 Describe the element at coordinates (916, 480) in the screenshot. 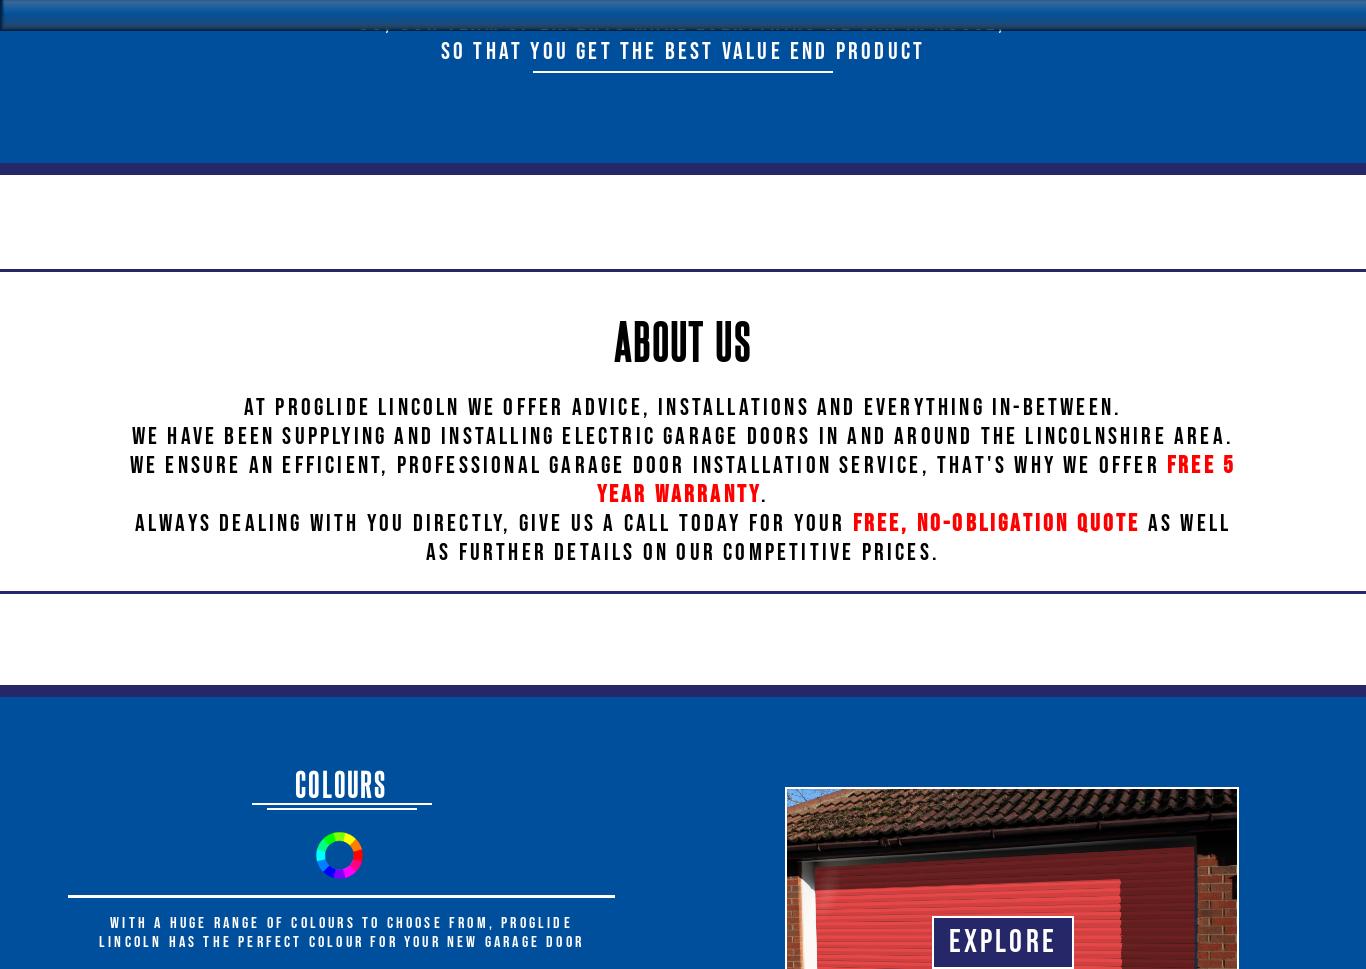

I see `'free 5 year warranty'` at that location.